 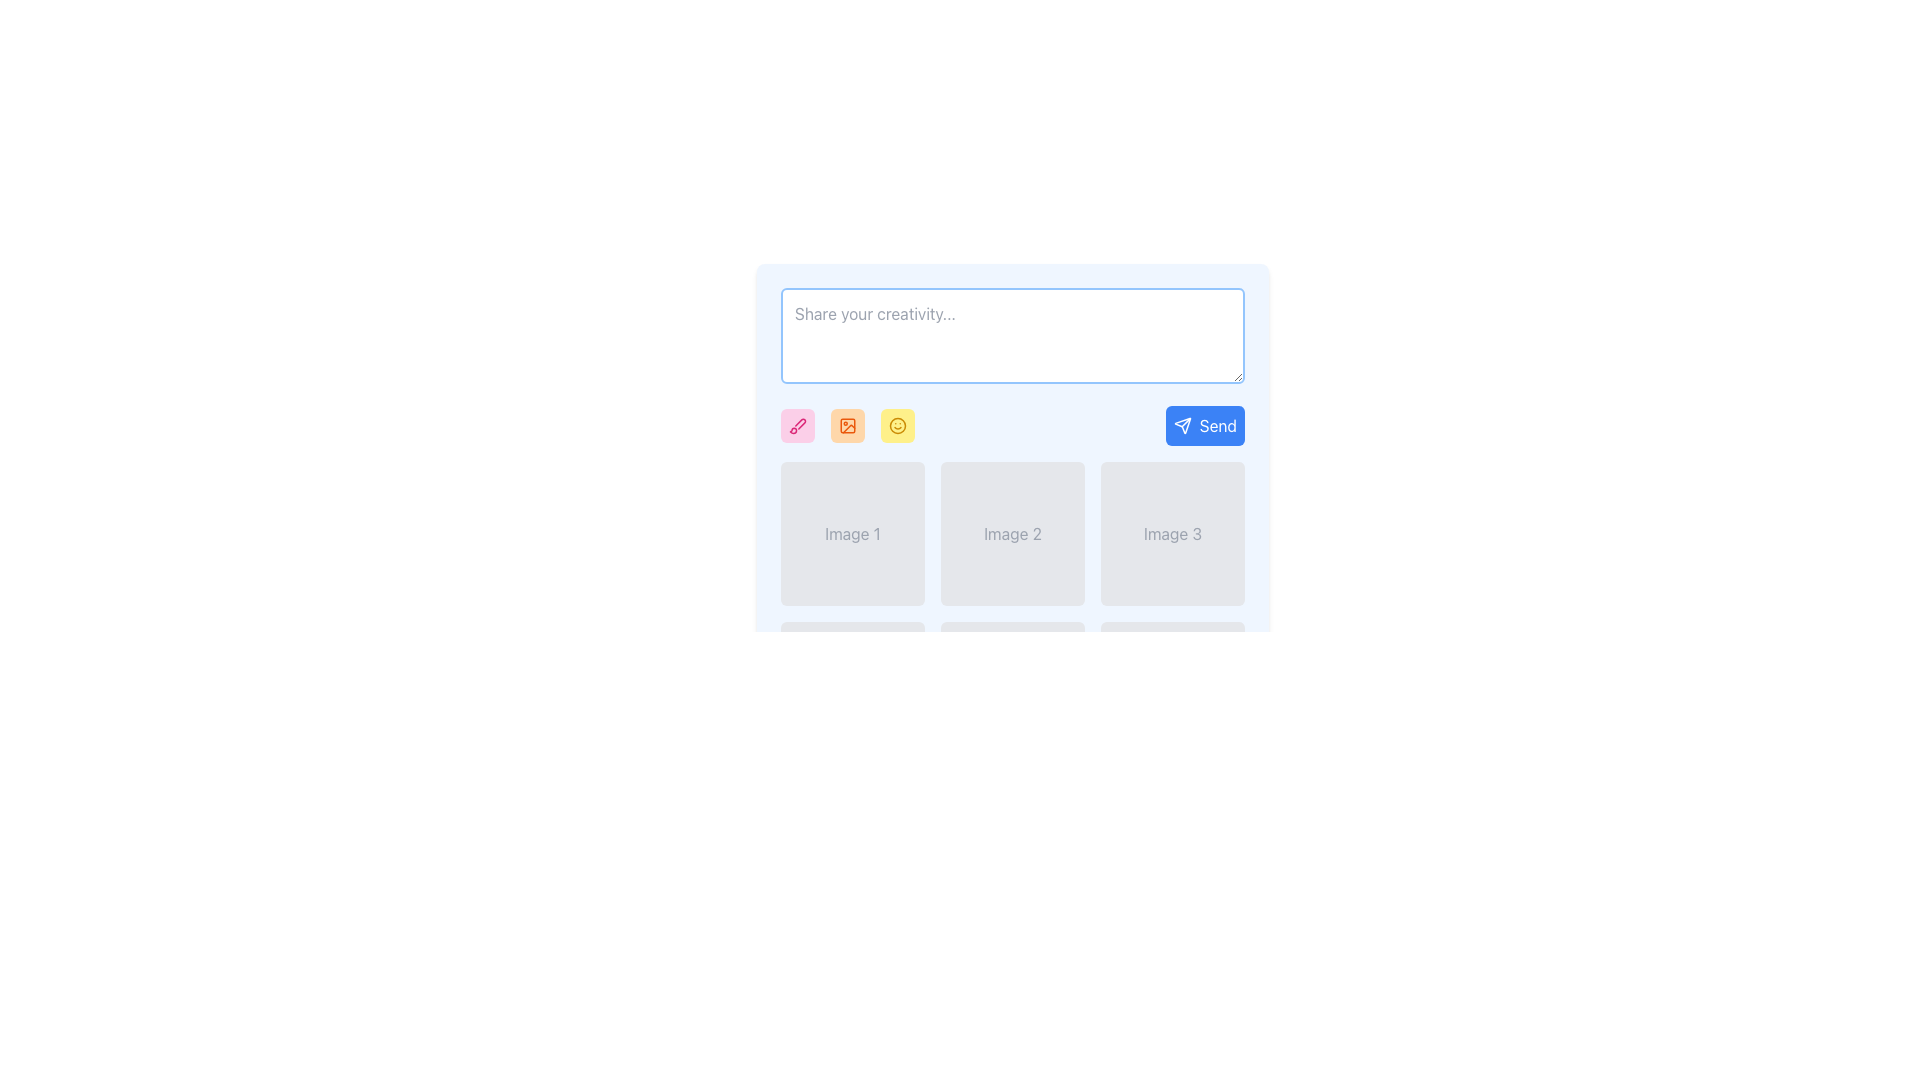 What do you see at coordinates (1204, 424) in the screenshot?
I see `the 'Send' button, which is a rectangular button with rounded corners, blue background, and white text` at bounding box center [1204, 424].